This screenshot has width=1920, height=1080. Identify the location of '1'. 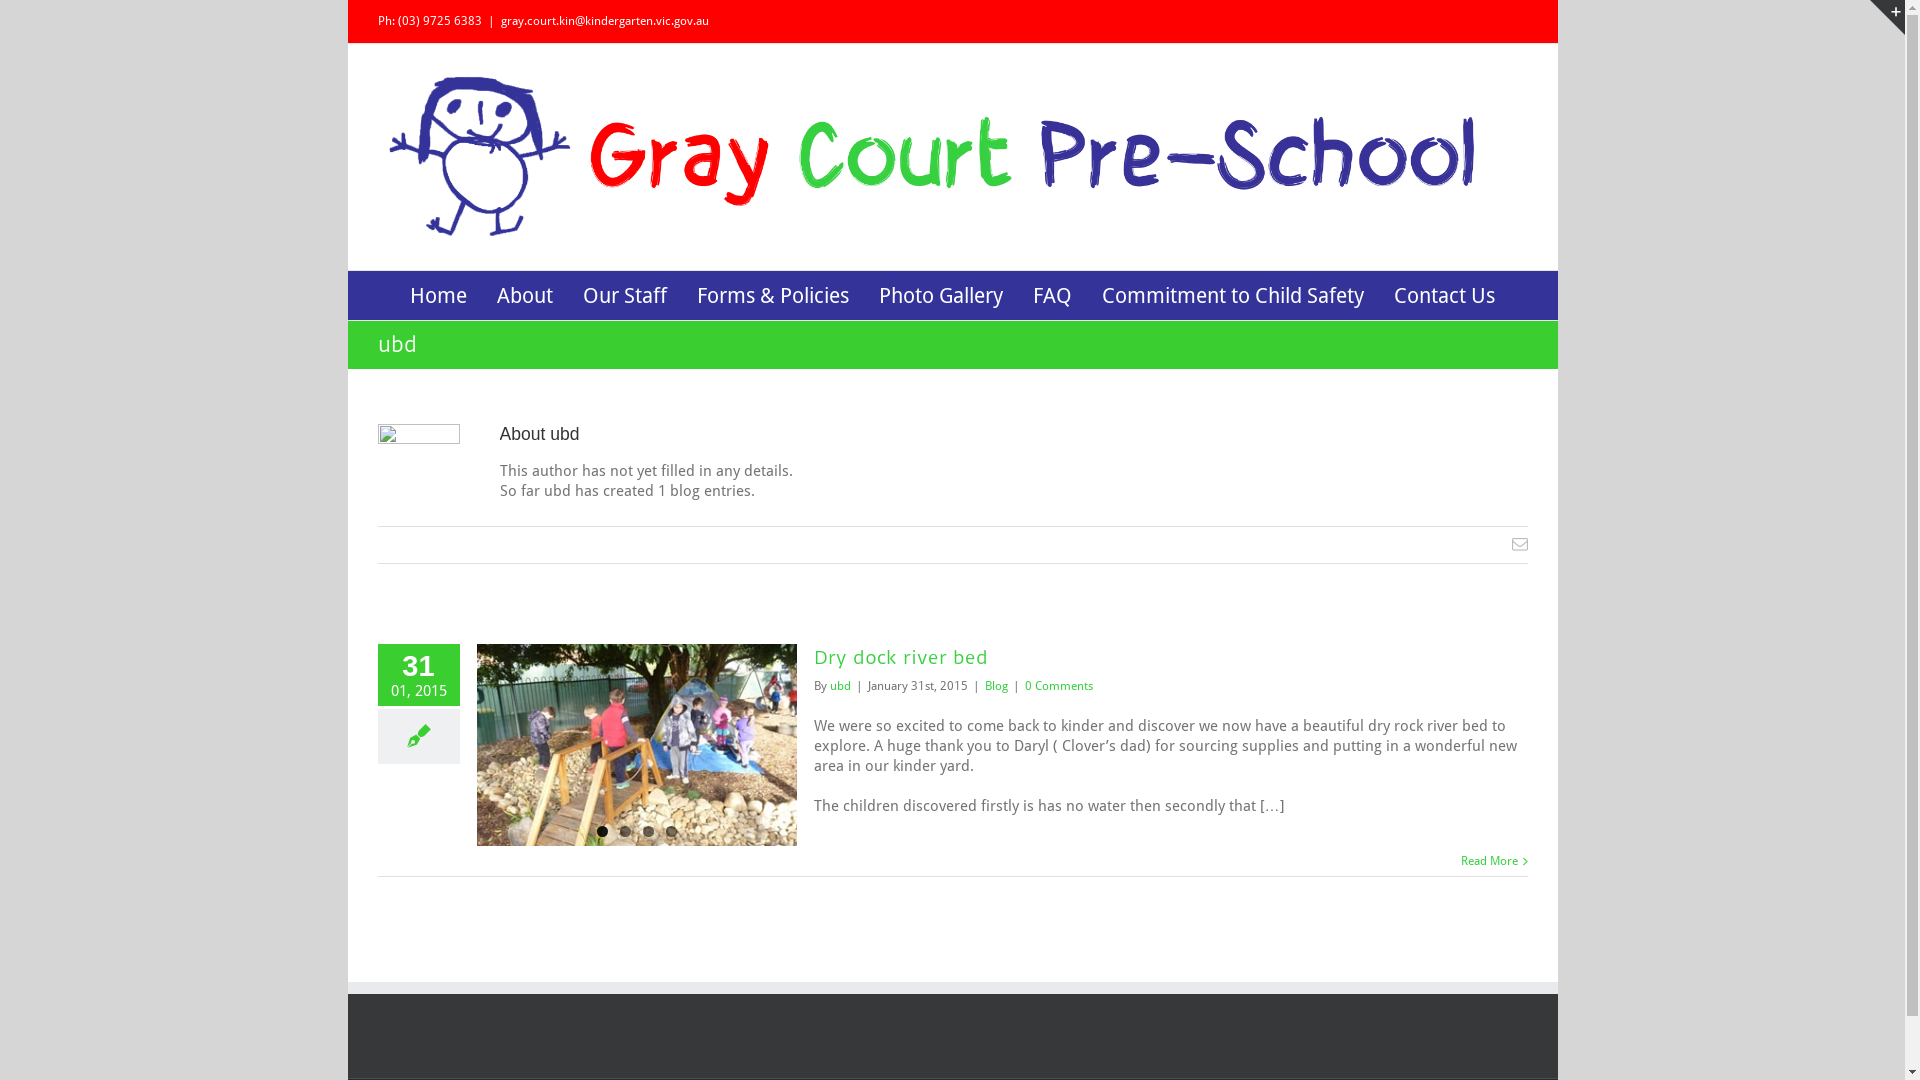
(600, 831).